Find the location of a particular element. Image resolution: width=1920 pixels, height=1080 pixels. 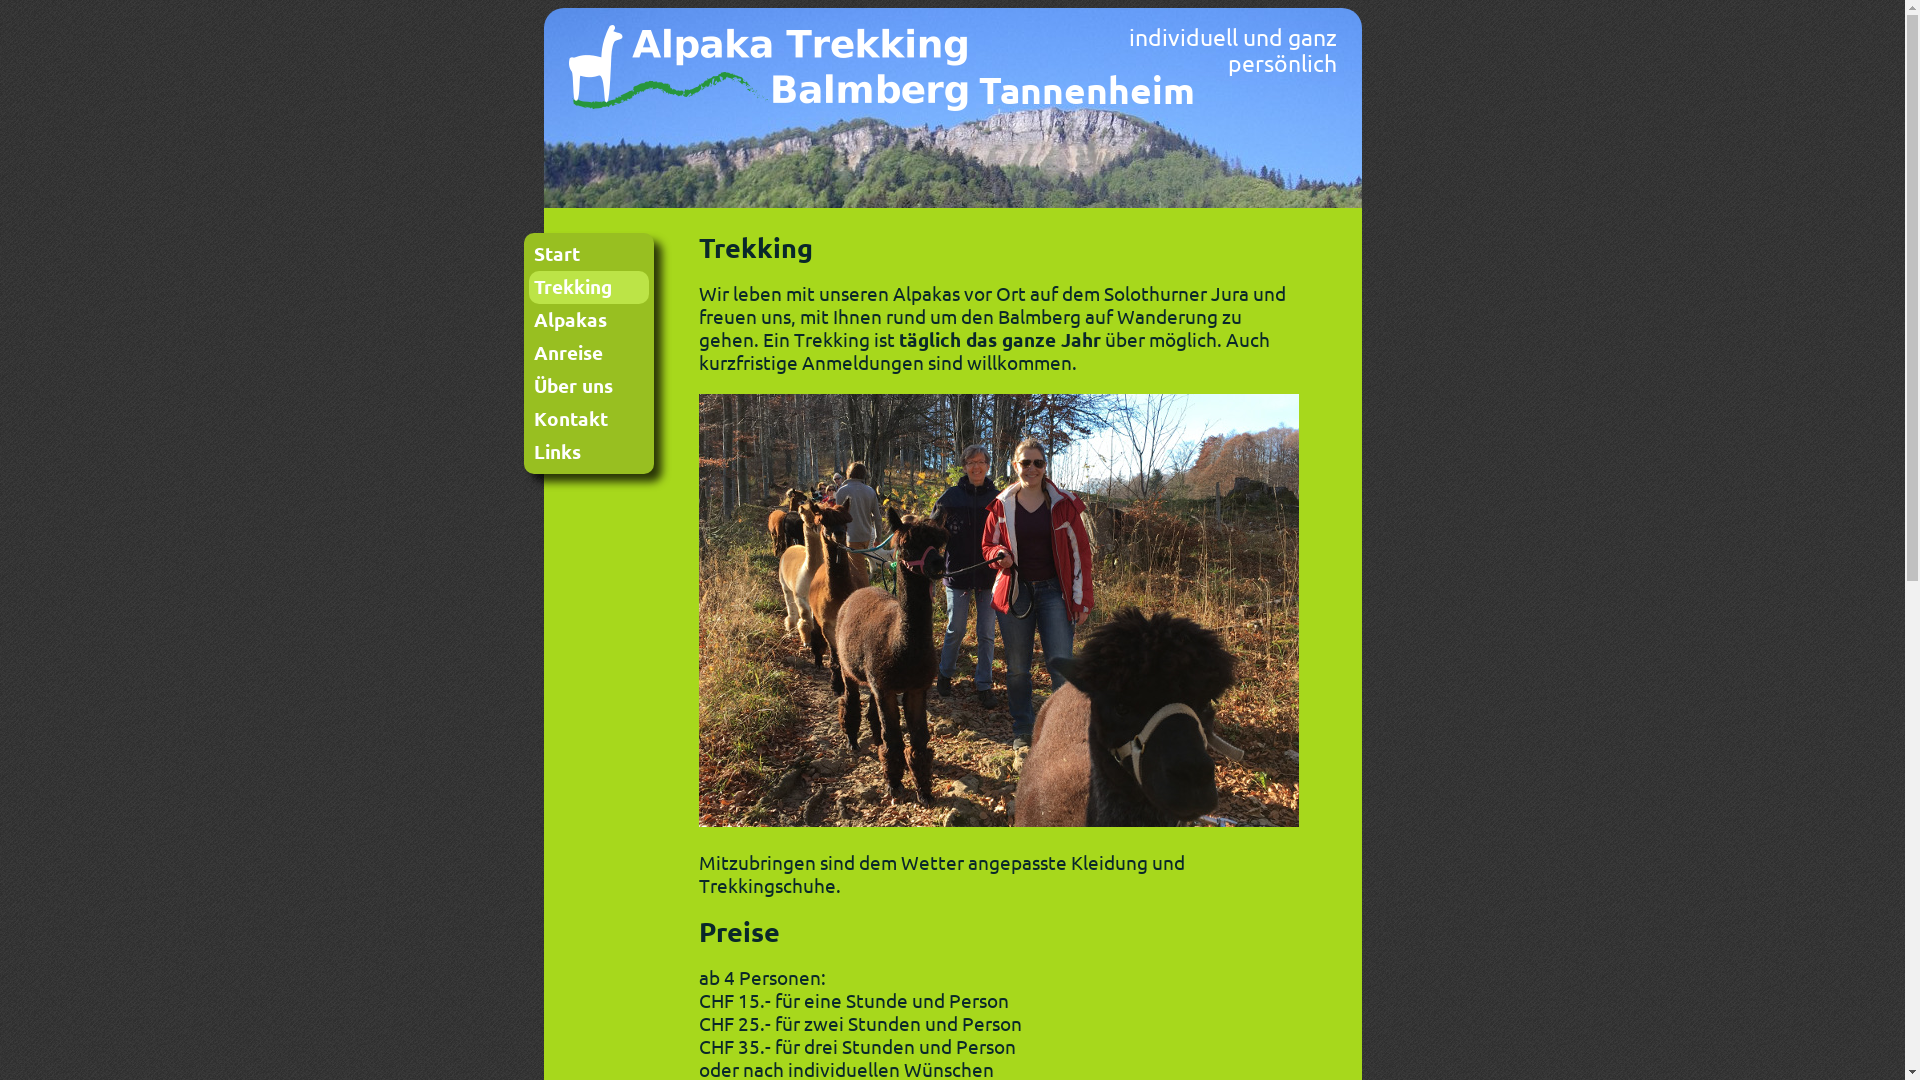

'Kontakt' is located at coordinates (528, 418).